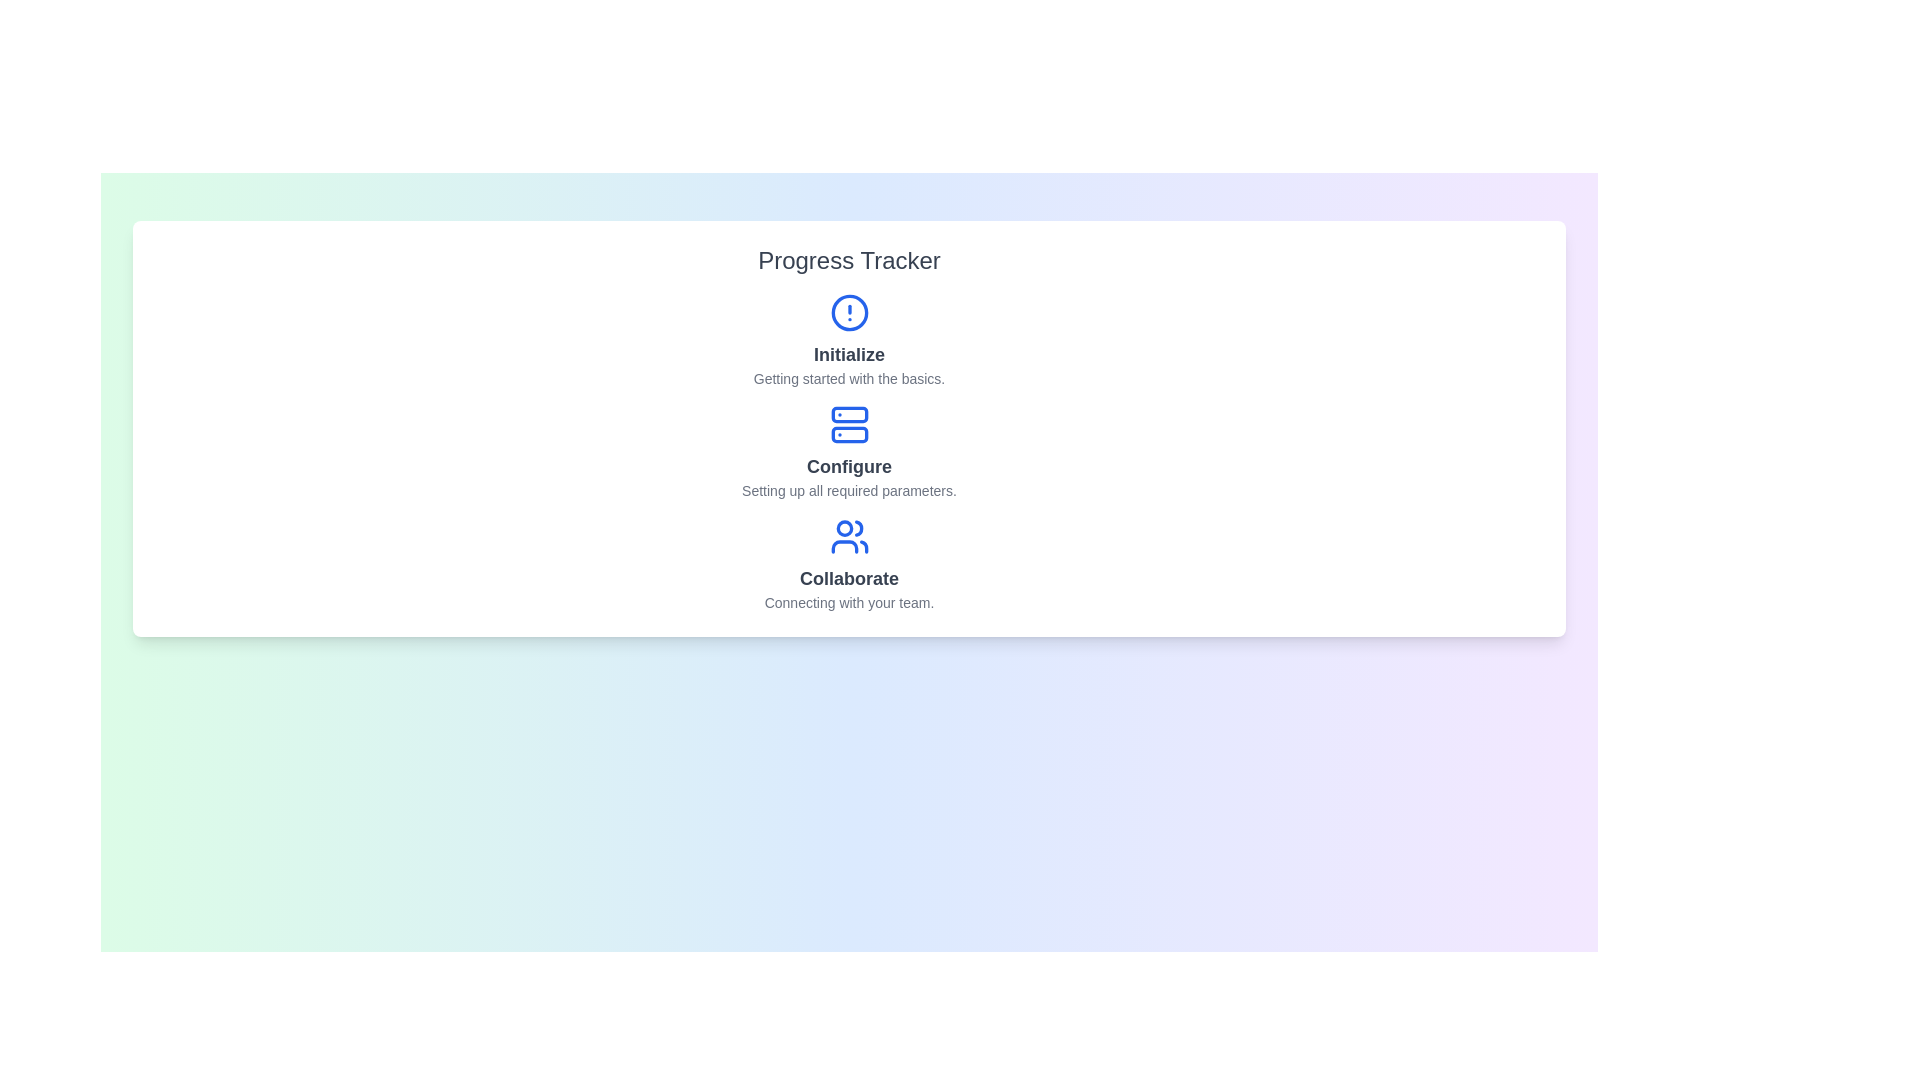 The height and width of the screenshot is (1080, 1920). Describe the element at coordinates (849, 339) in the screenshot. I see `the step labeled Initialize` at that location.